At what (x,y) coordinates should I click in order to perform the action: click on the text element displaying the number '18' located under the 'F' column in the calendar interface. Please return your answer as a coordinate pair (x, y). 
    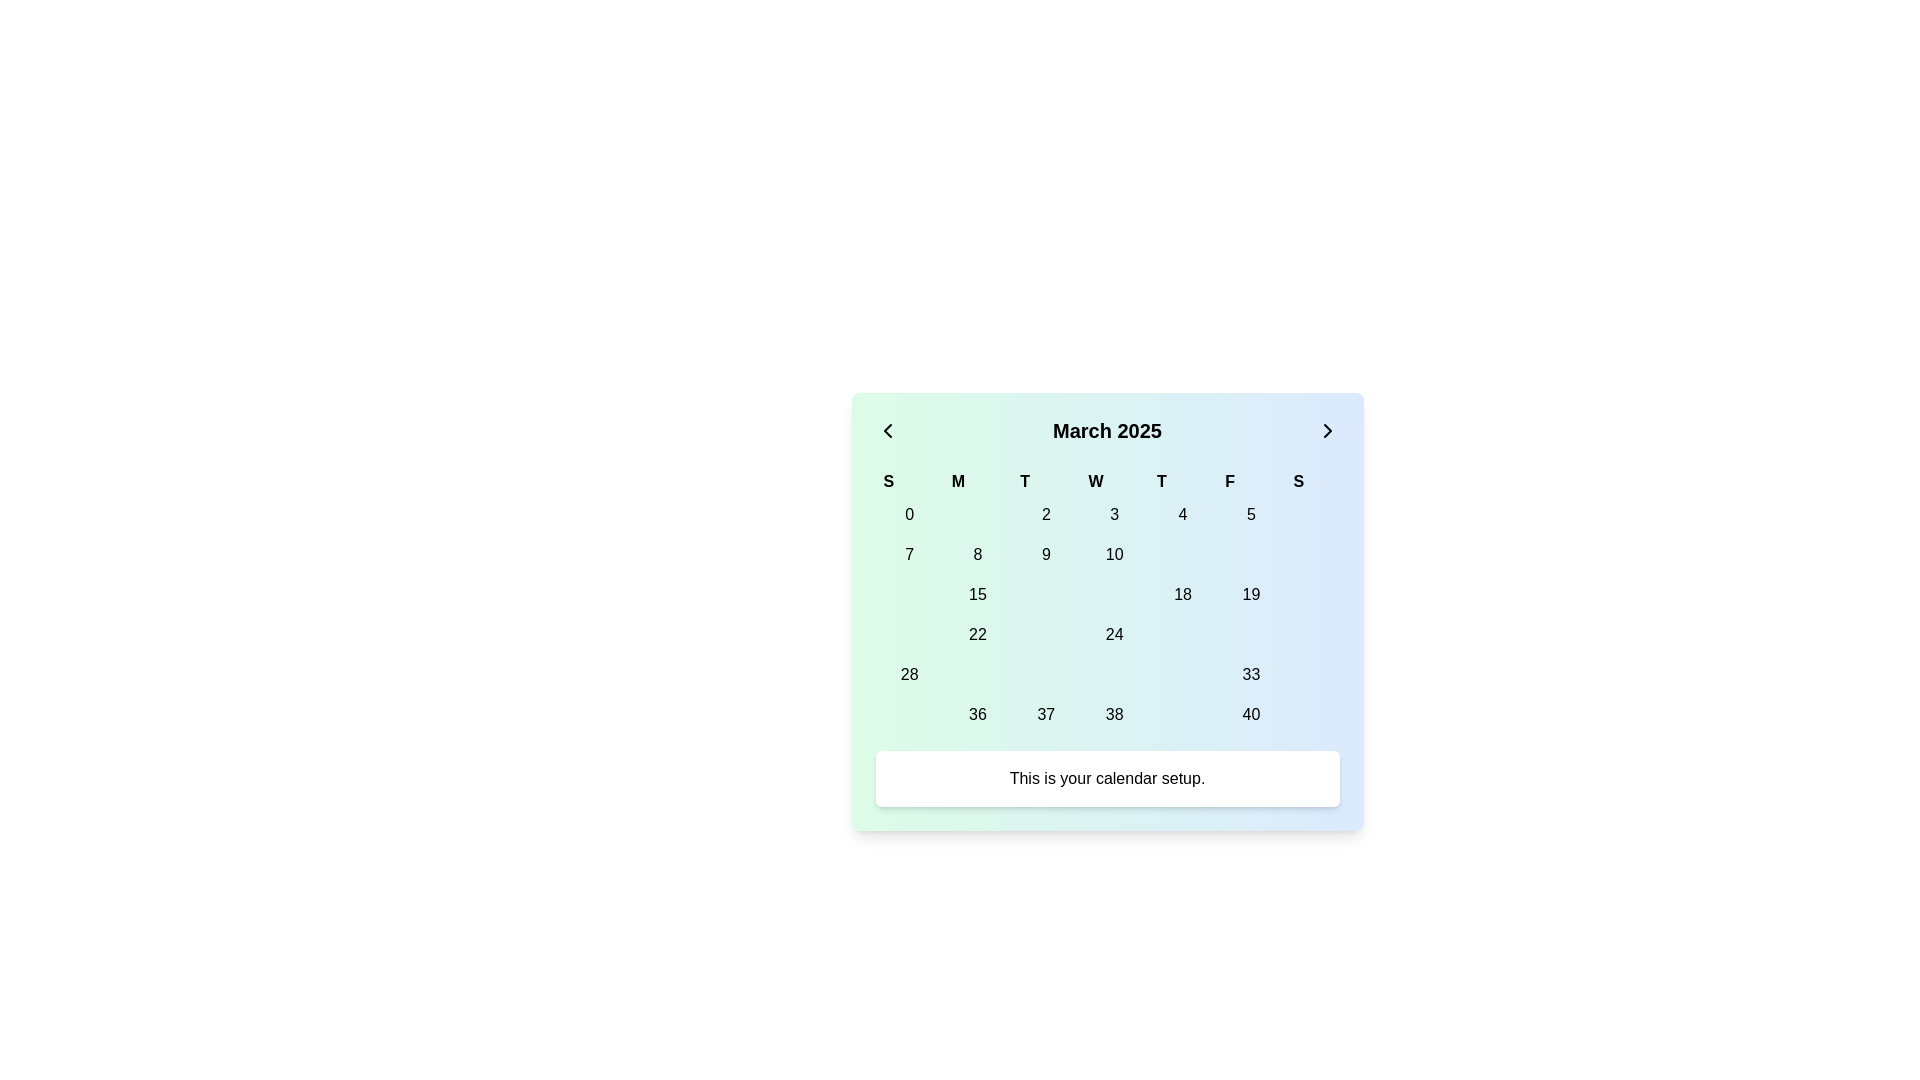
    Looking at the image, I should click on (1183, 593).